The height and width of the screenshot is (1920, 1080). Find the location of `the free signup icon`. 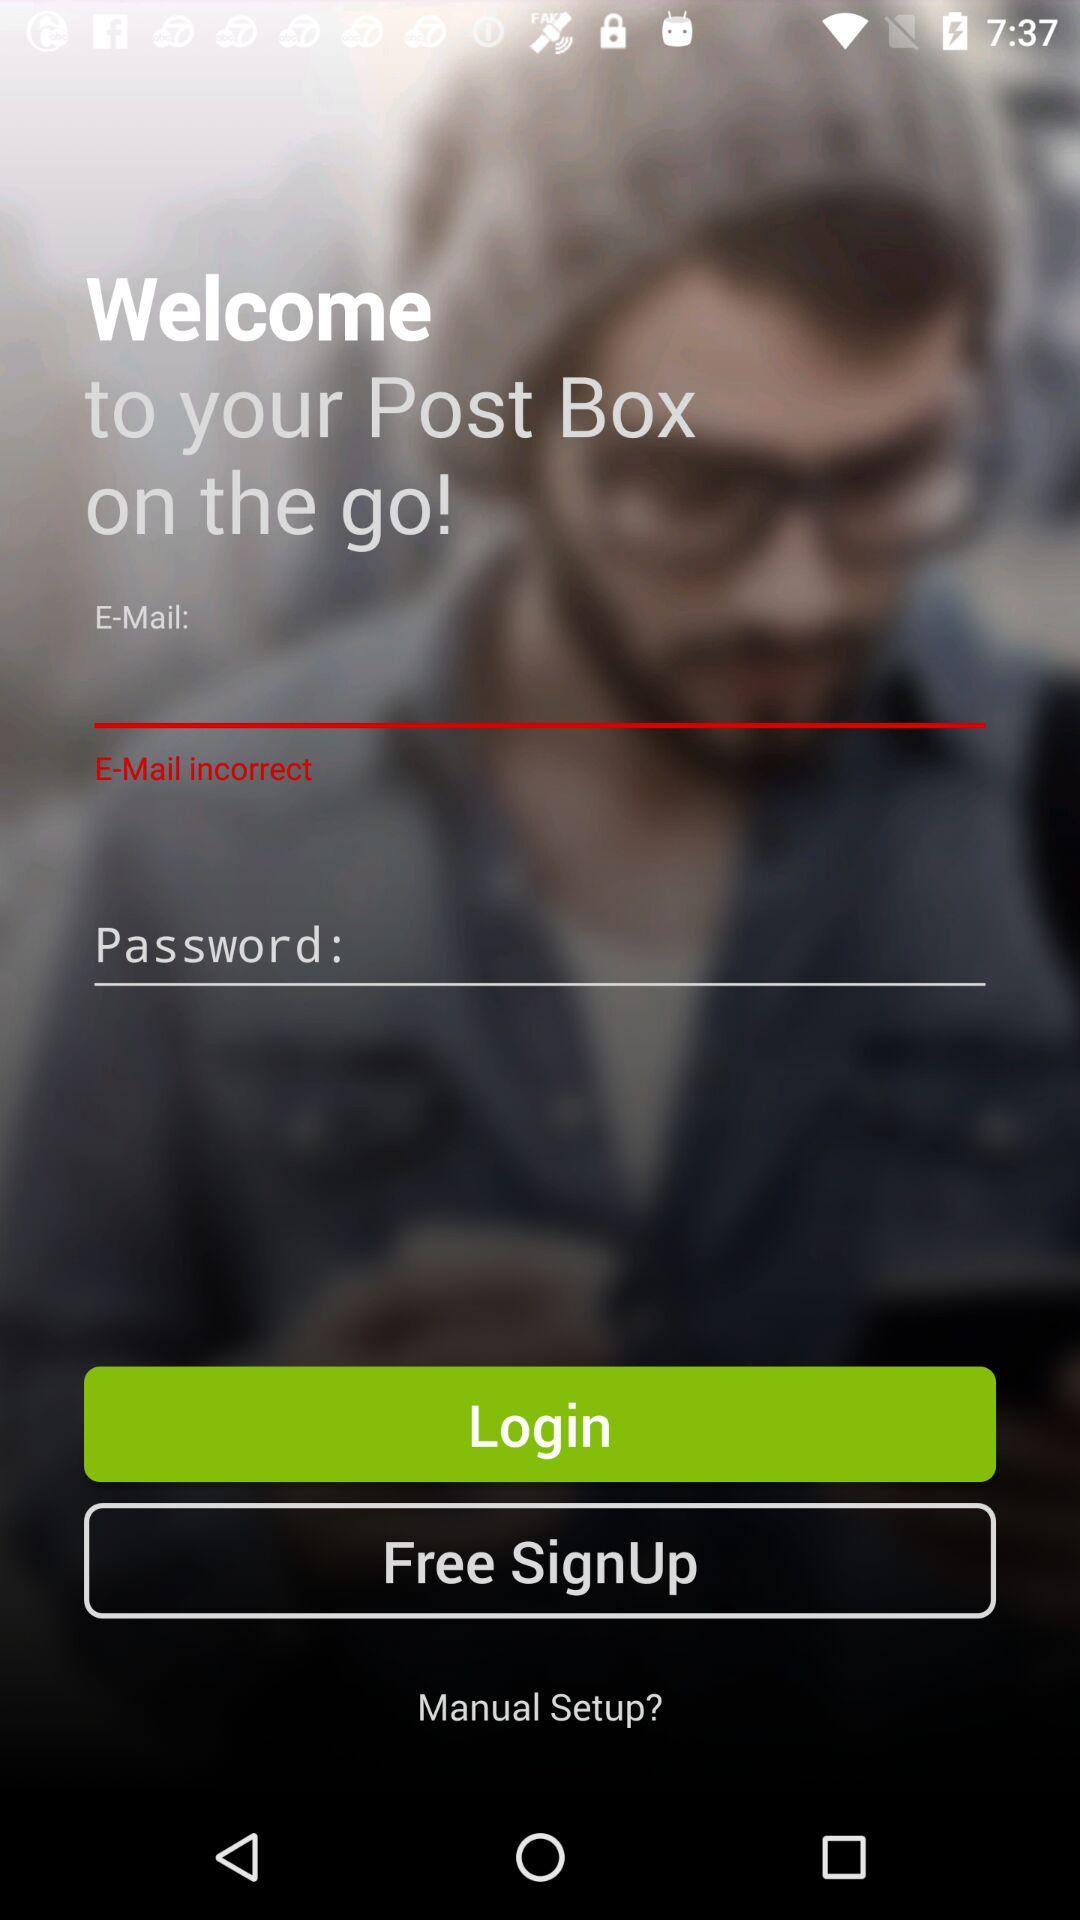

the free signup icon is located at coordinates (540, 1559).